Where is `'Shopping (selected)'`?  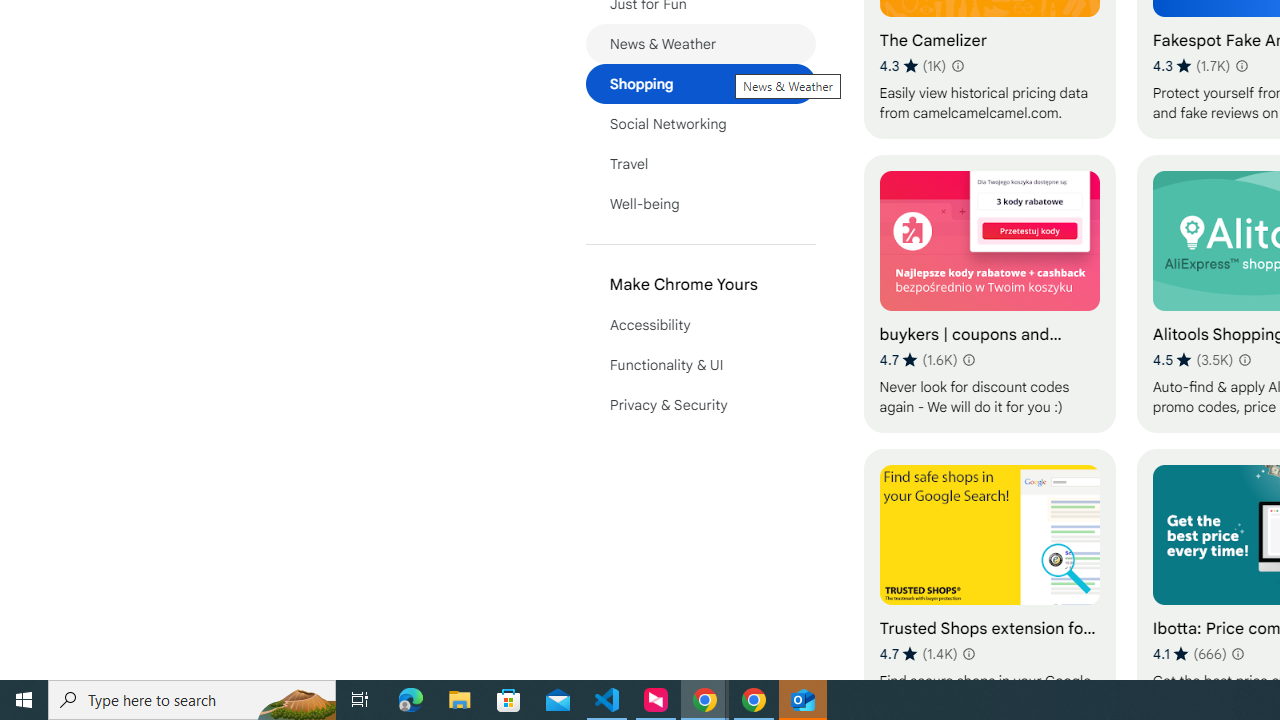 'Shopping (selected)' is located at coordinates (700, 82).